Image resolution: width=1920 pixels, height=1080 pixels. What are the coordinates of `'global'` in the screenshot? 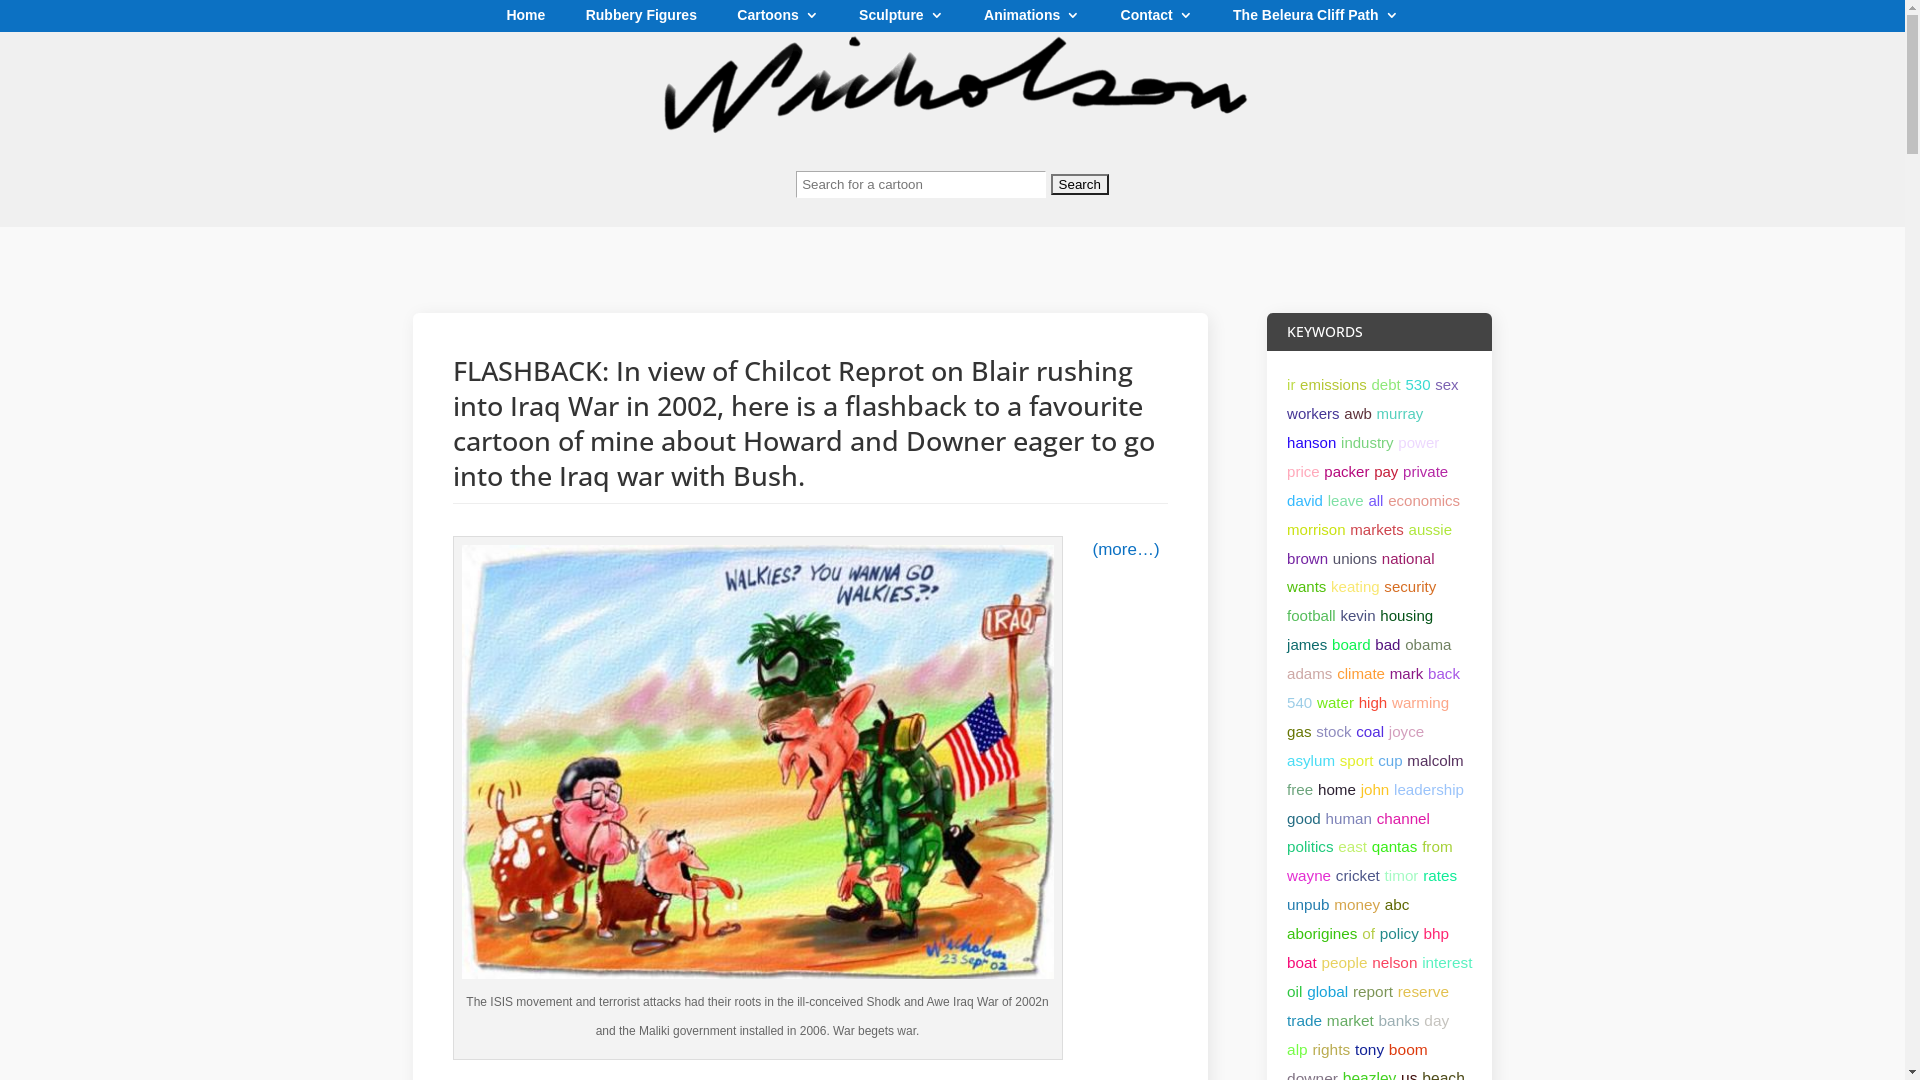 It's located at (1327, 991).